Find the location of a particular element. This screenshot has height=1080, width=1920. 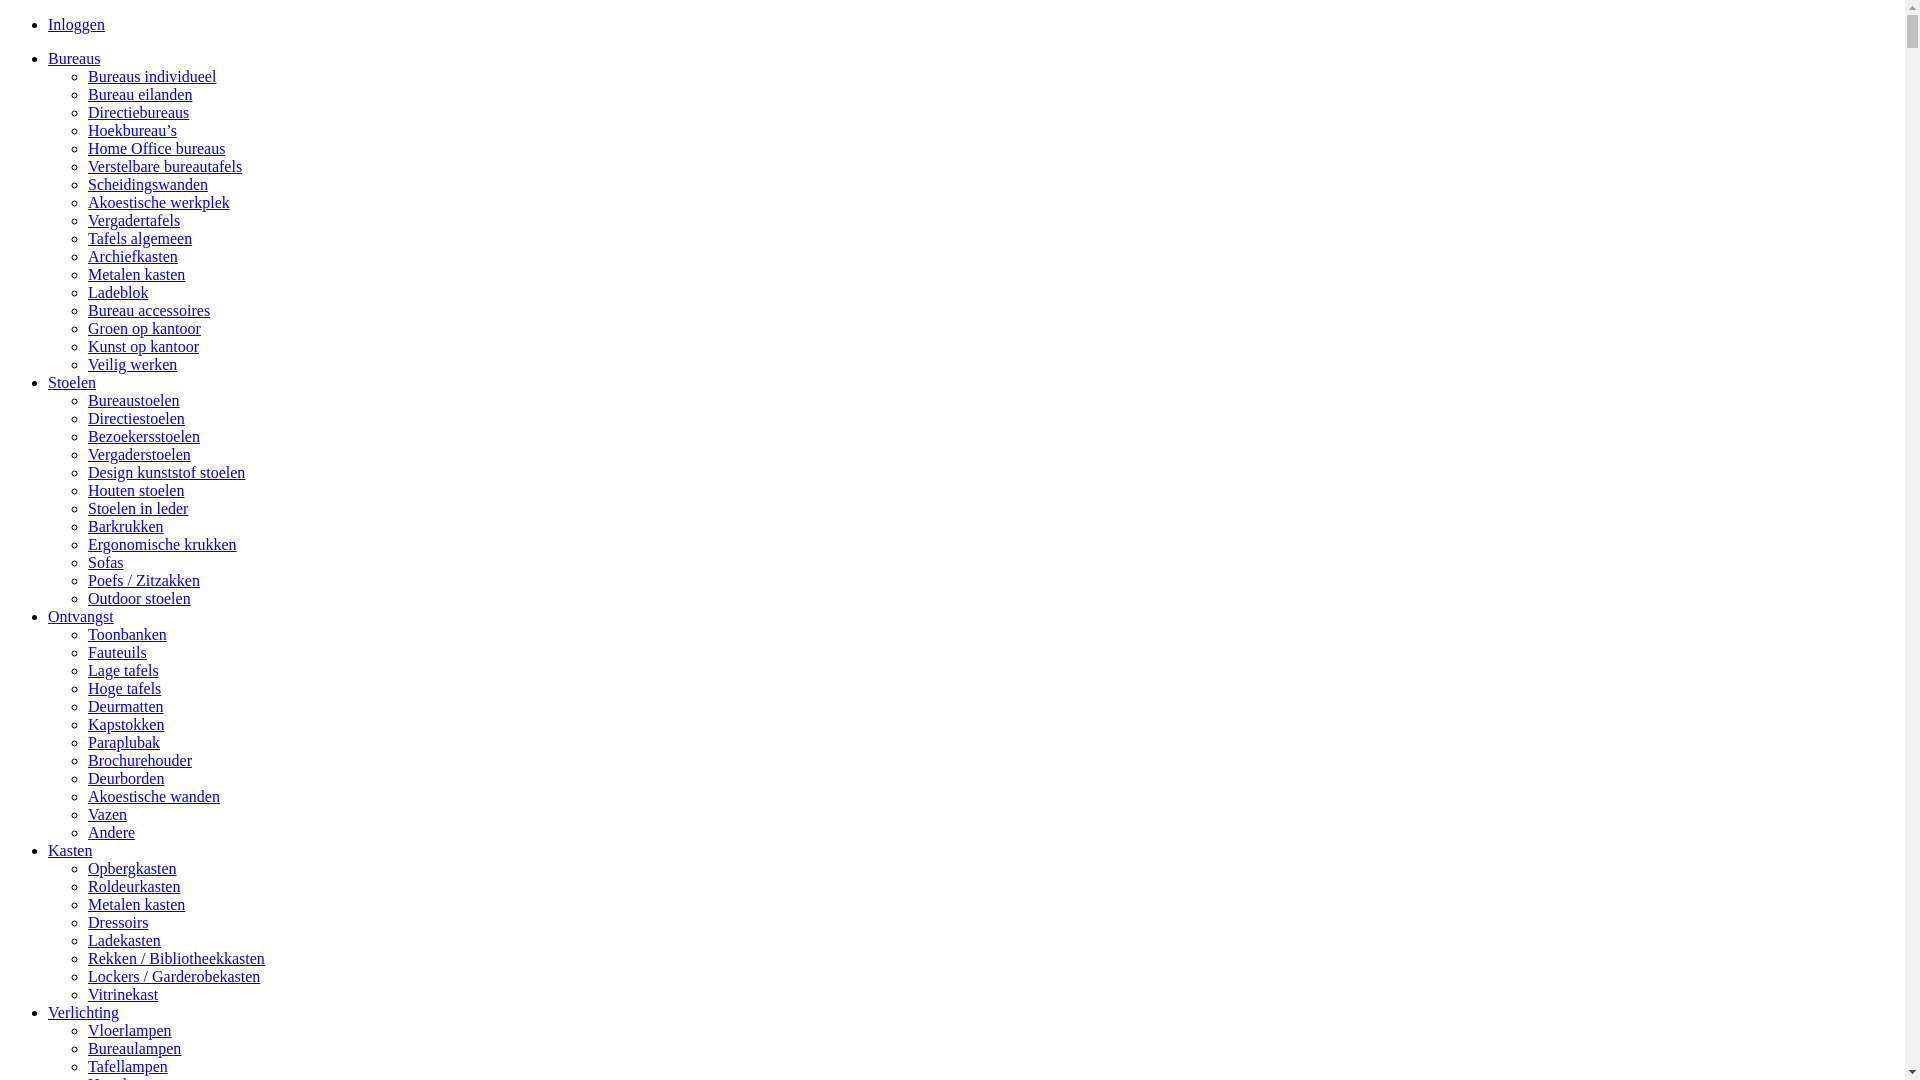

'Ergonomische krukken' is located at coordinates (162, 544).